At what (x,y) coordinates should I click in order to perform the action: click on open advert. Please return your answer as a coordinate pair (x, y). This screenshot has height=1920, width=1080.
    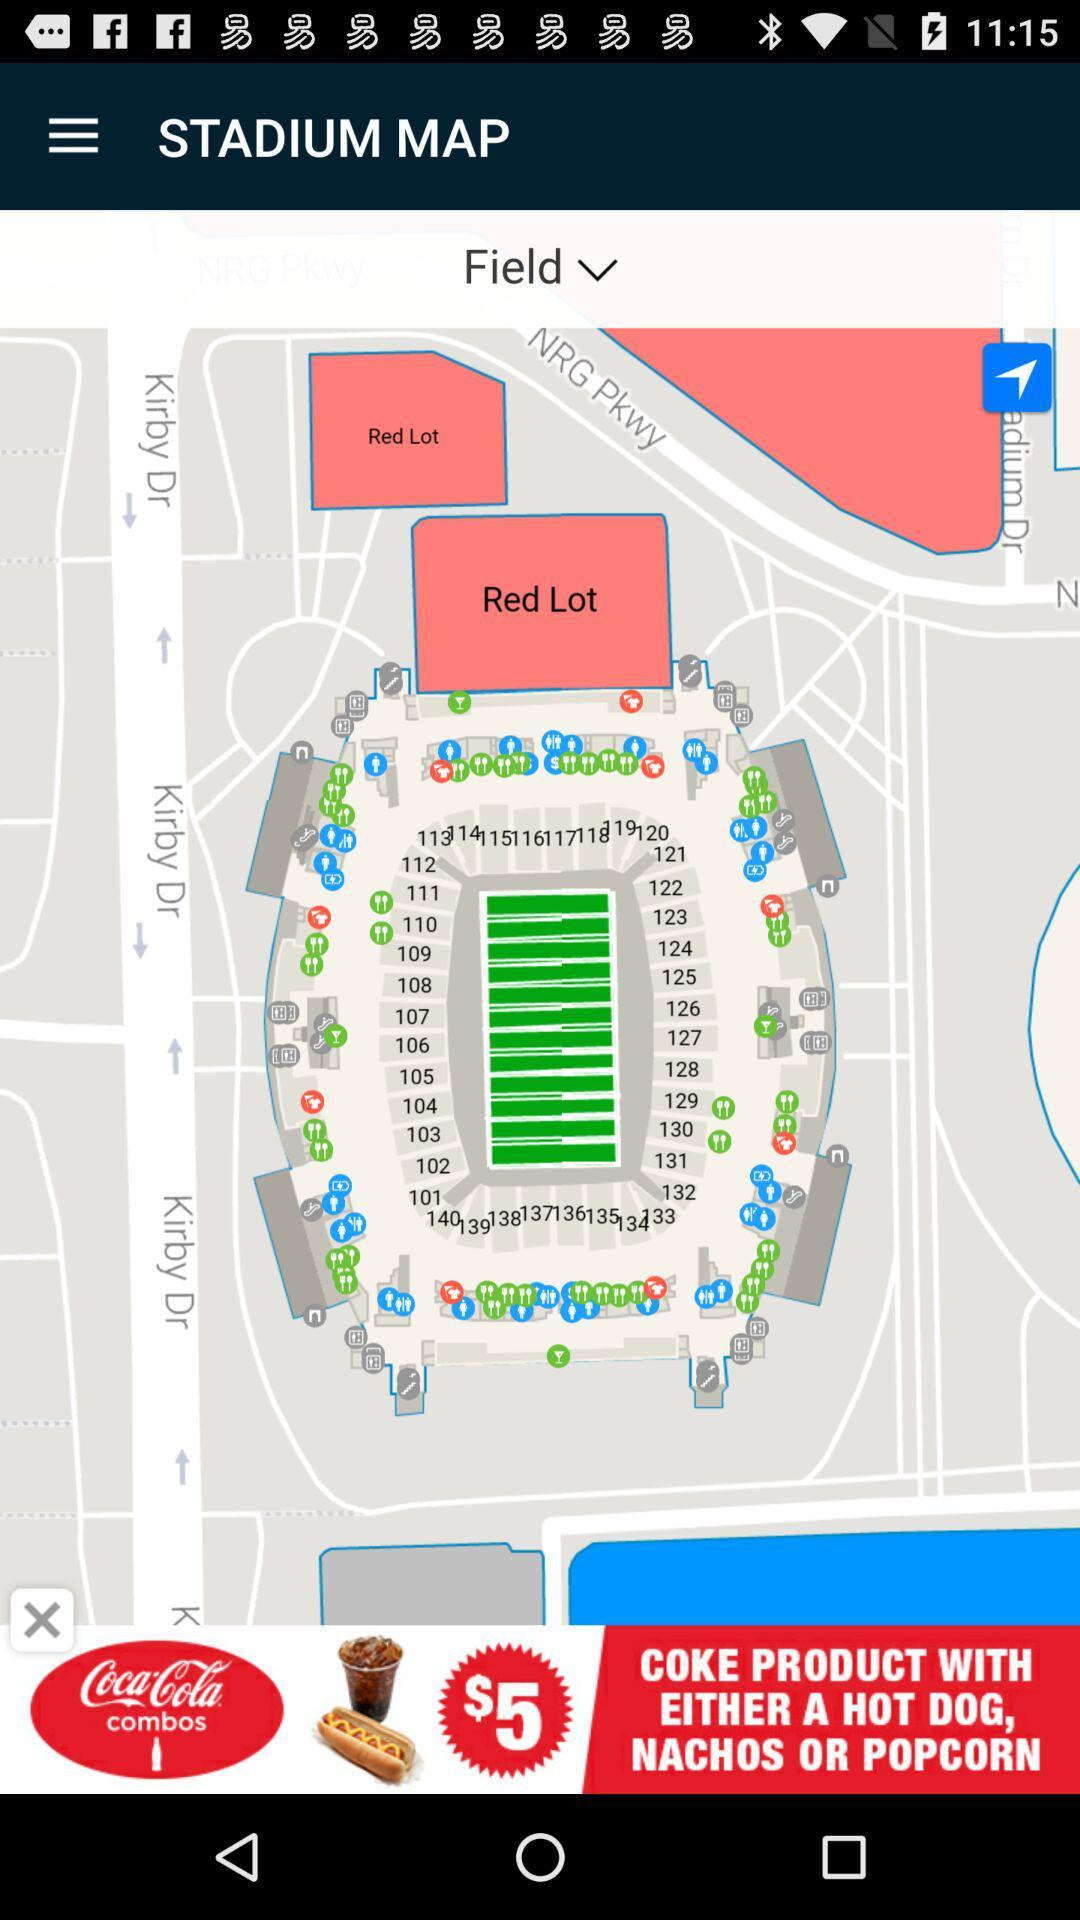
    Looking at the image, I should click on (540, 1708).